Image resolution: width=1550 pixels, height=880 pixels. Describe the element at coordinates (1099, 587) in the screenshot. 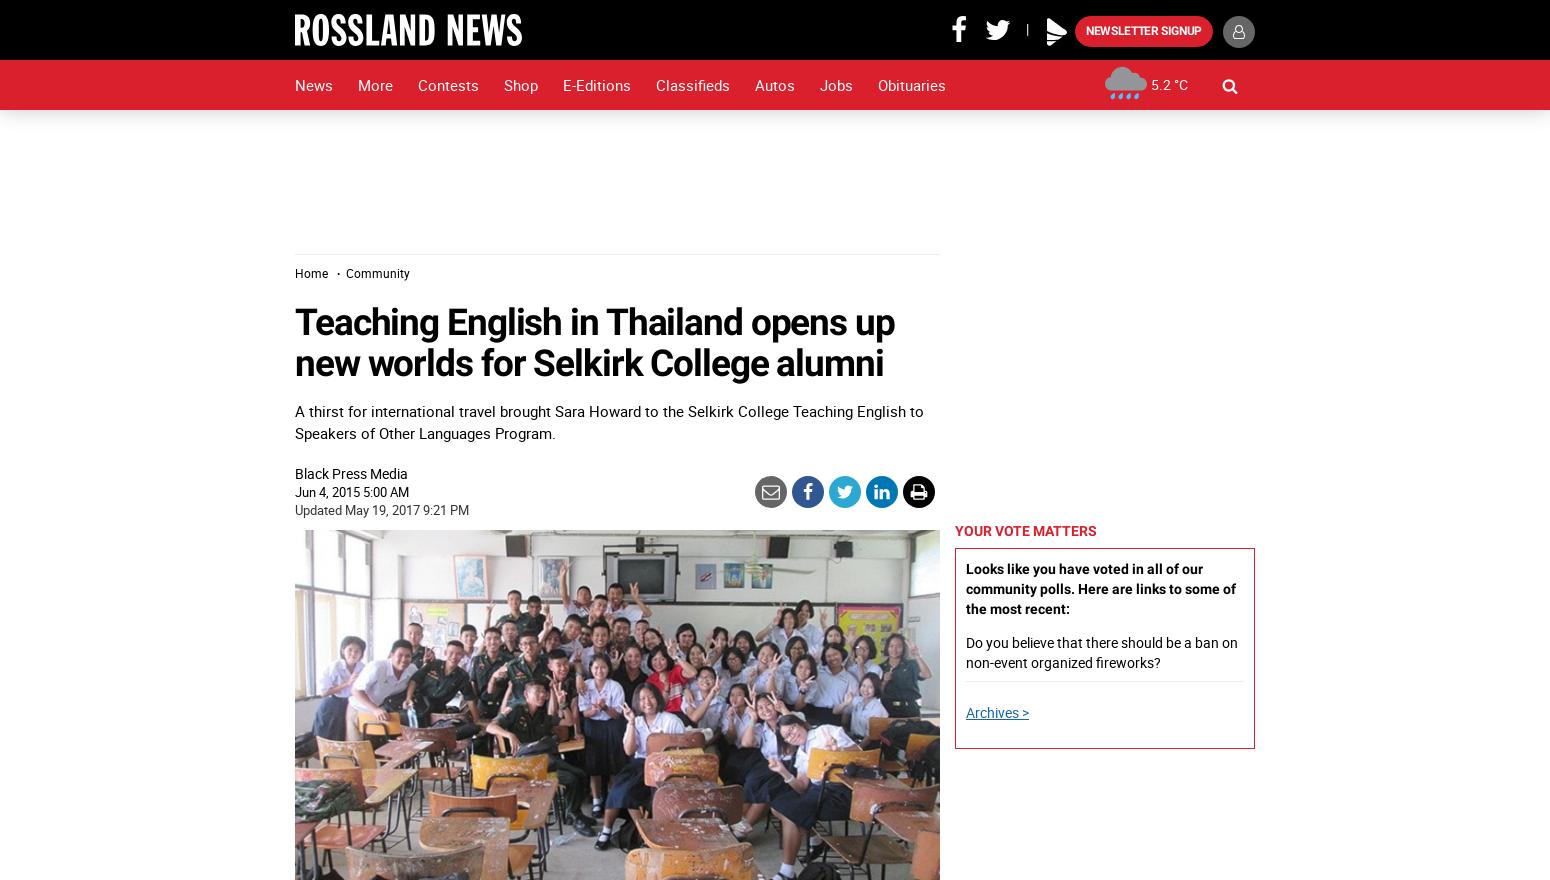

I see `'Looks like you have voted in all of our community polls. Here are links to some of the most recent:'` at that location.